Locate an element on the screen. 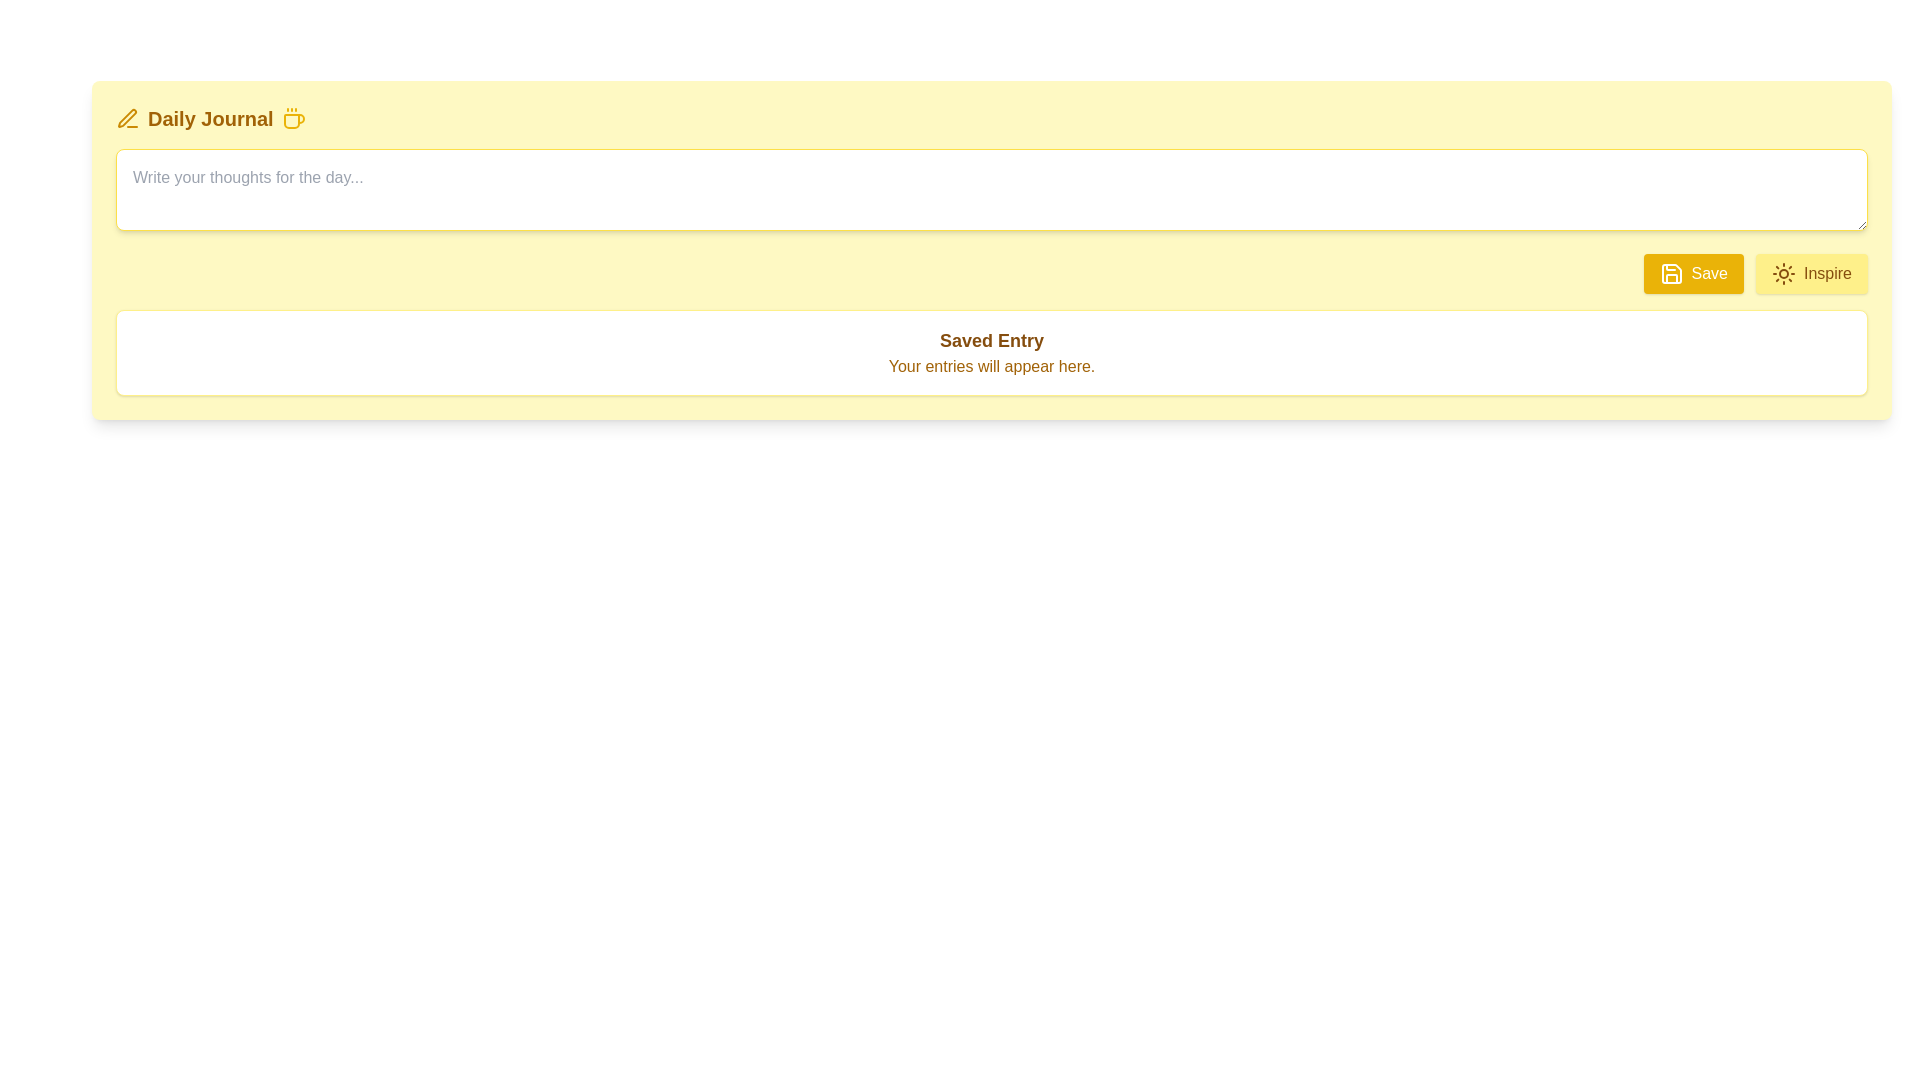 This screenshot has height=1080, width=1920. the save icon located within the yellow 'Save' button at the upper right of the interface is located at coordinates (1671, 273).